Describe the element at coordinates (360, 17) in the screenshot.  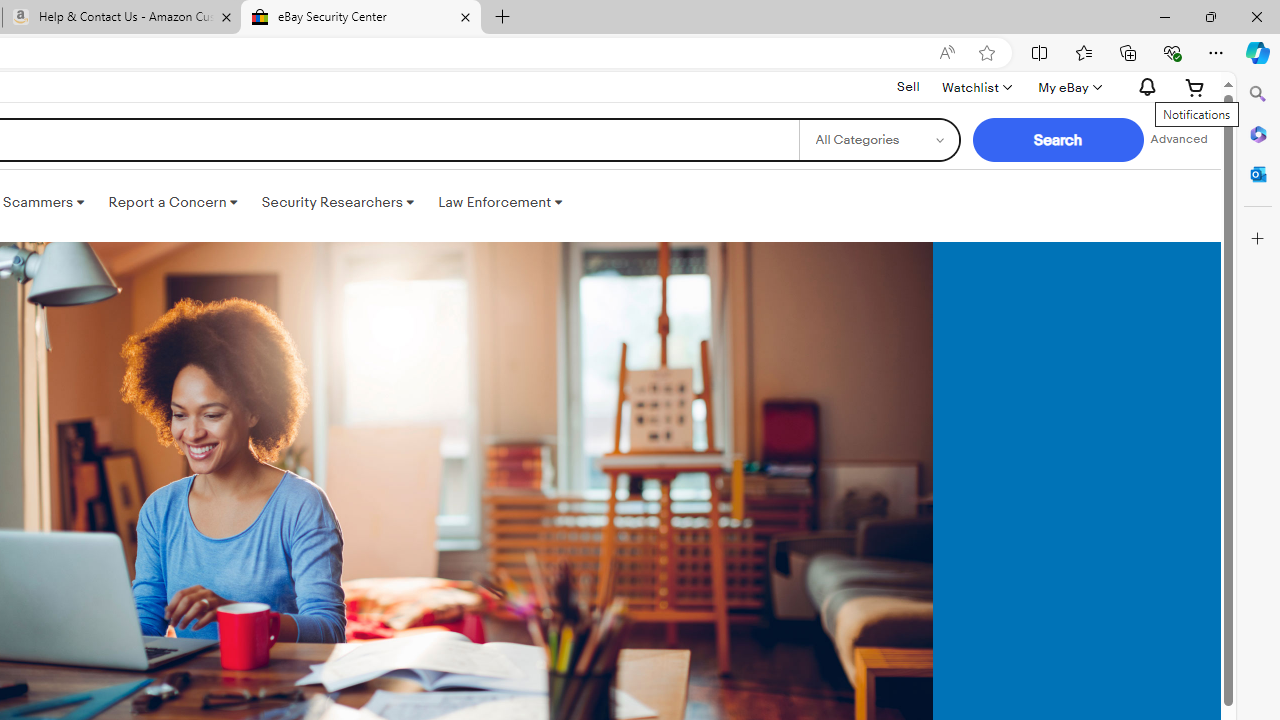
I see `'eBay Security Center'` at that location.